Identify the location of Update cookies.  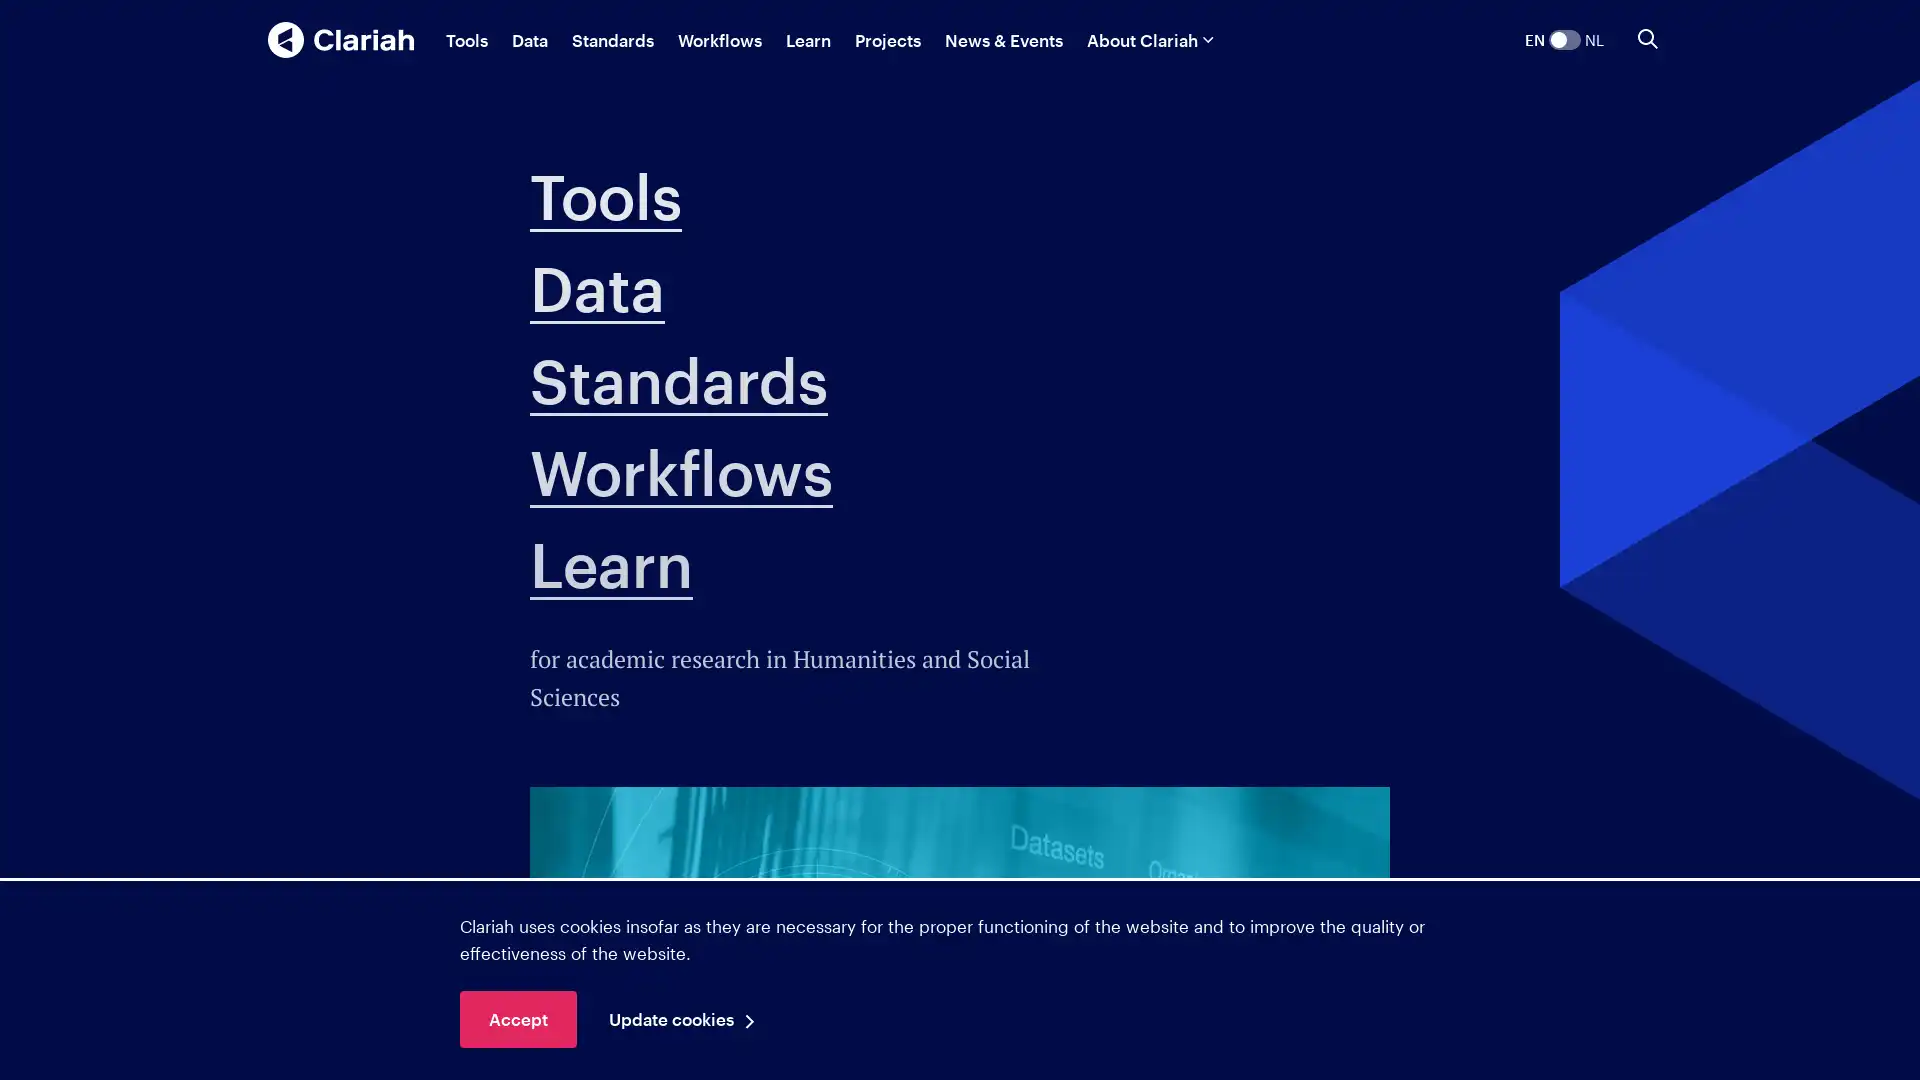
(687, 1019).